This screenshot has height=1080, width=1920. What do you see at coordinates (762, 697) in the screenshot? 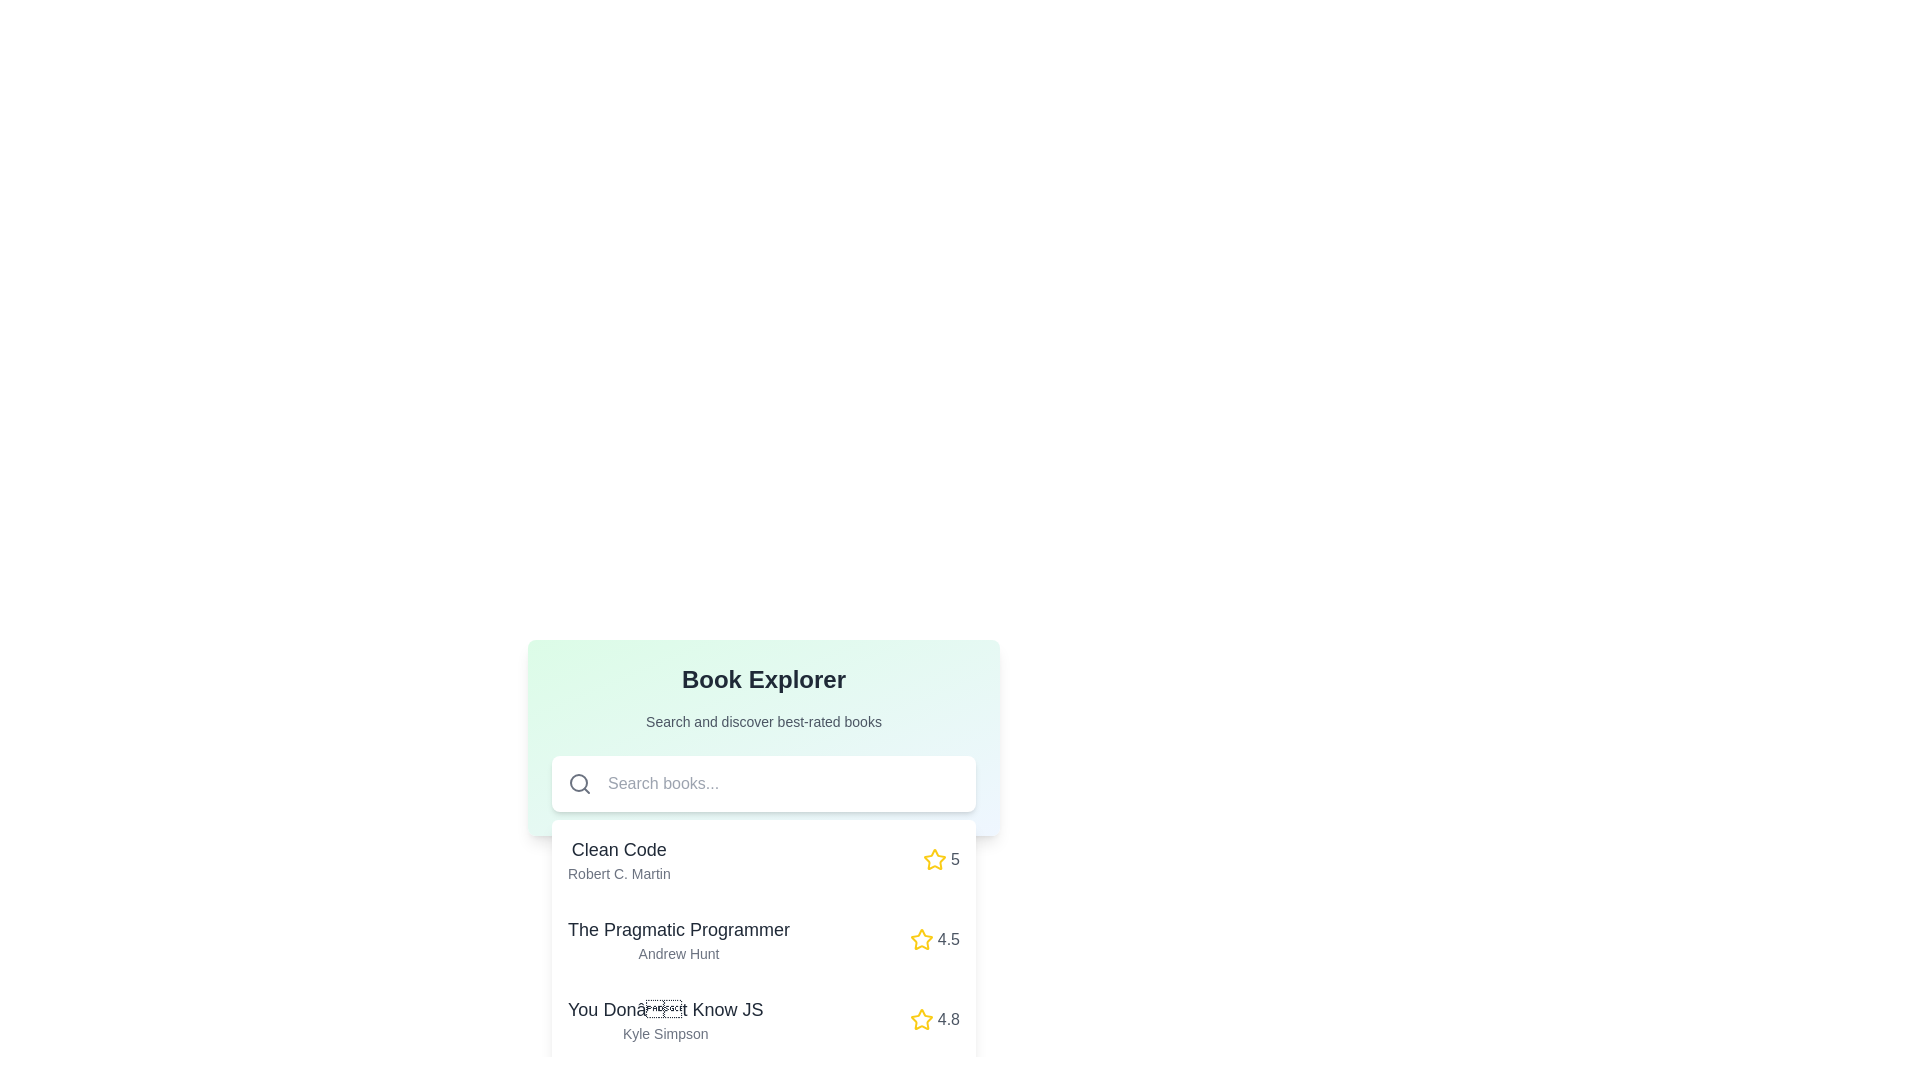
I see `the Section header element, which serves as a title and brief description for the section, located near the top center of the visible area above a search input field` at bounding box center [762, 697].